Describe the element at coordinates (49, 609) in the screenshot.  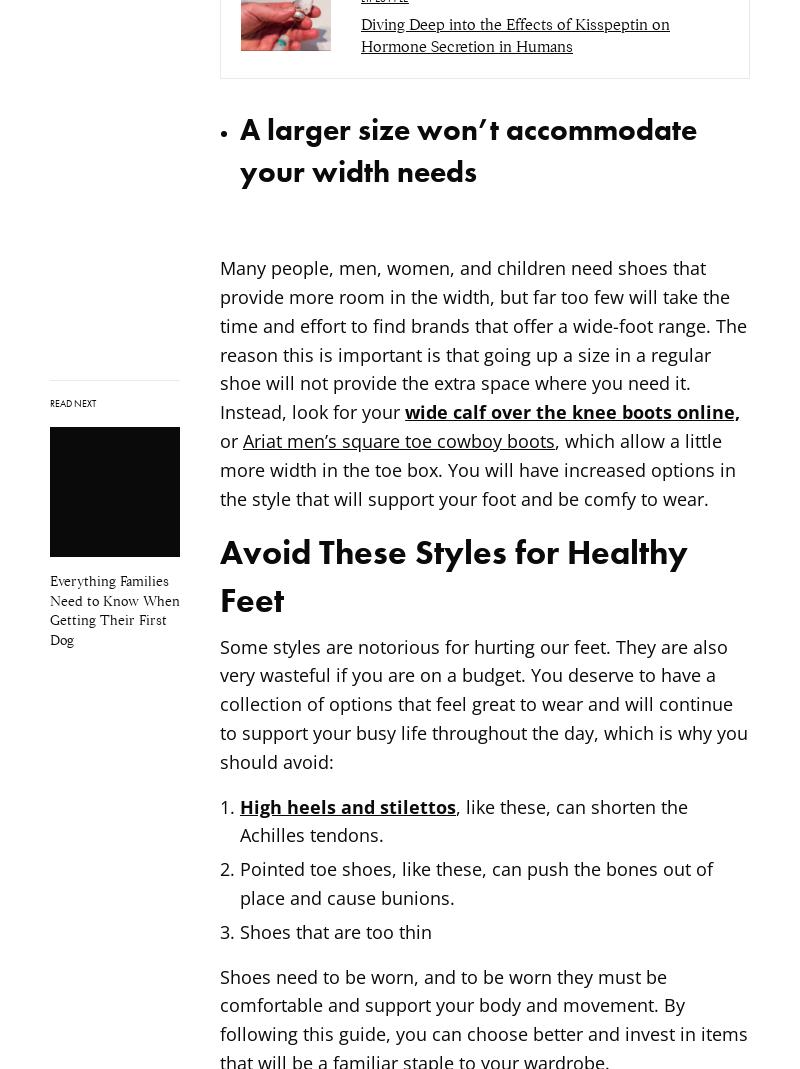
I see `'Everything Families Need to Know When Getting Their First Dog'` at that location.